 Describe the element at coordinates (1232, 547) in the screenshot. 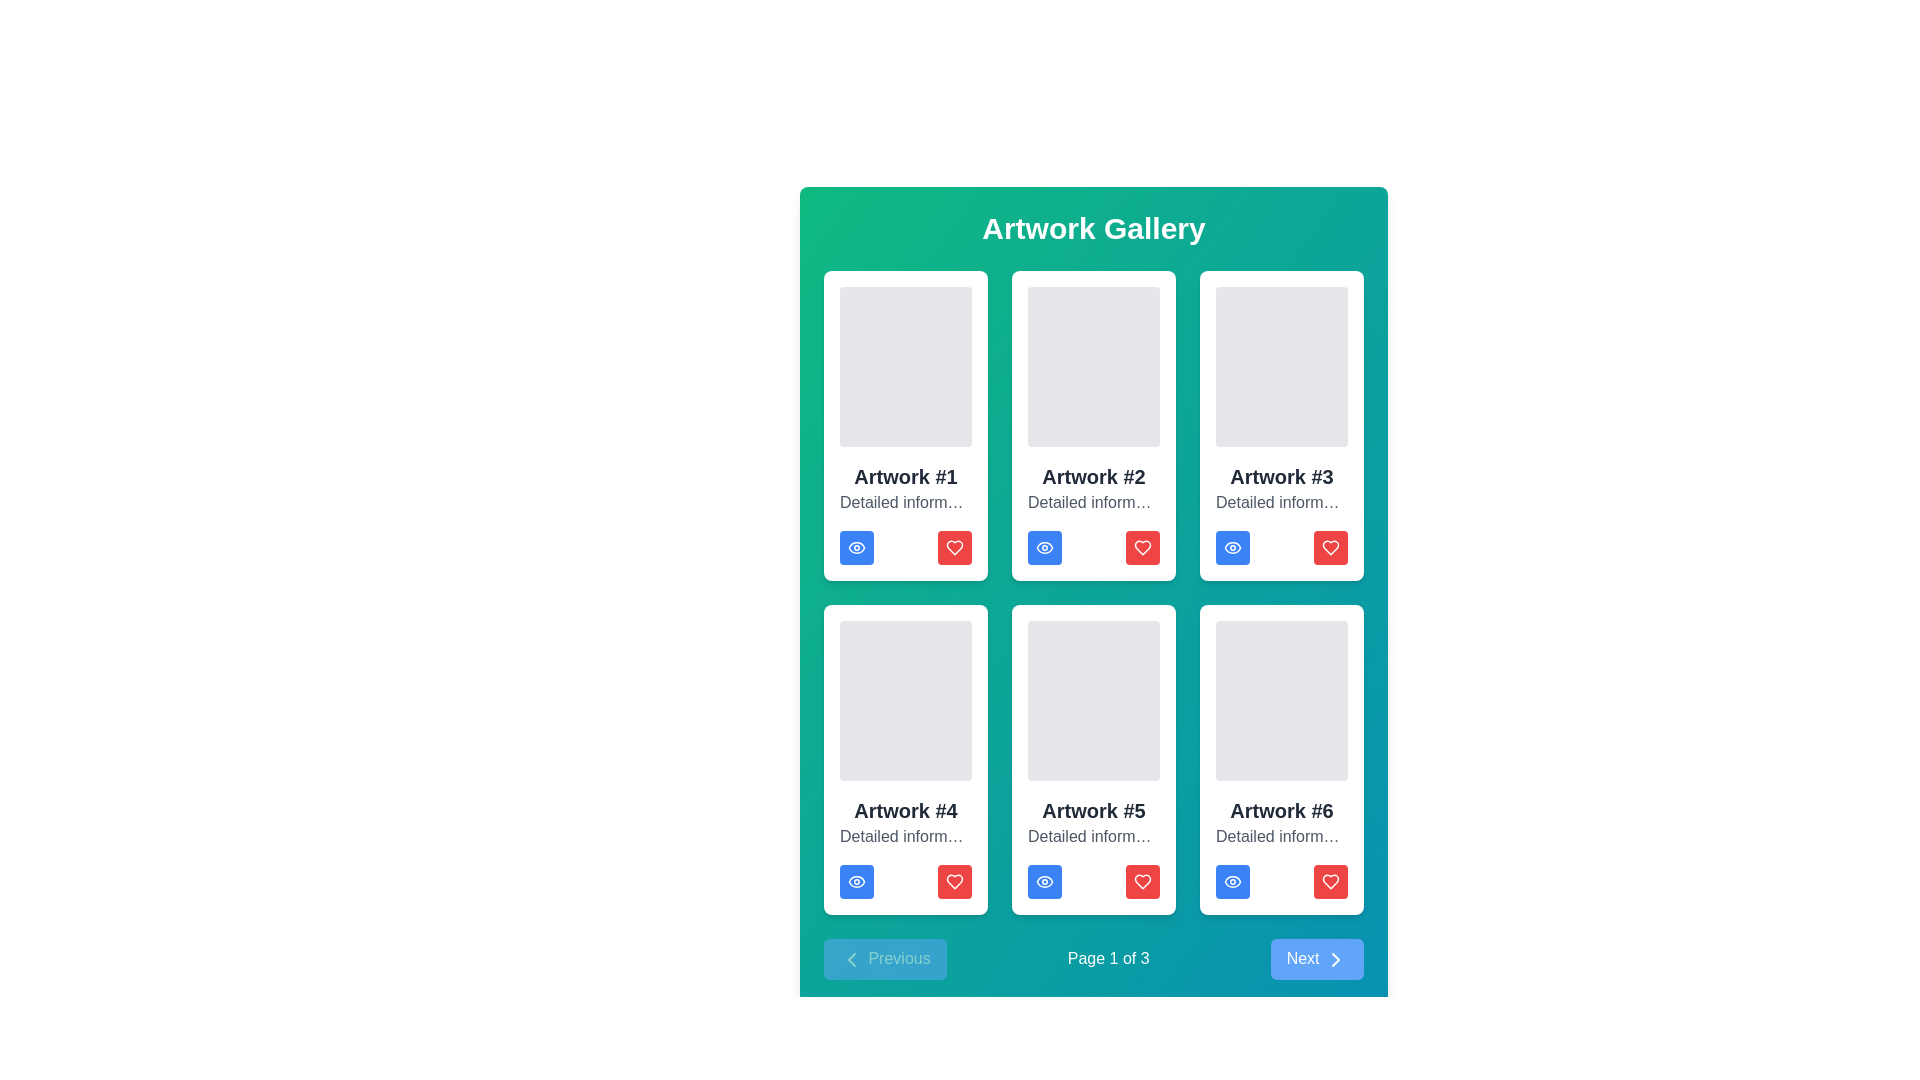

I see `the icon located within the button beneath the card labeled 'Artwork #3' in the third column of the first row` at that location.